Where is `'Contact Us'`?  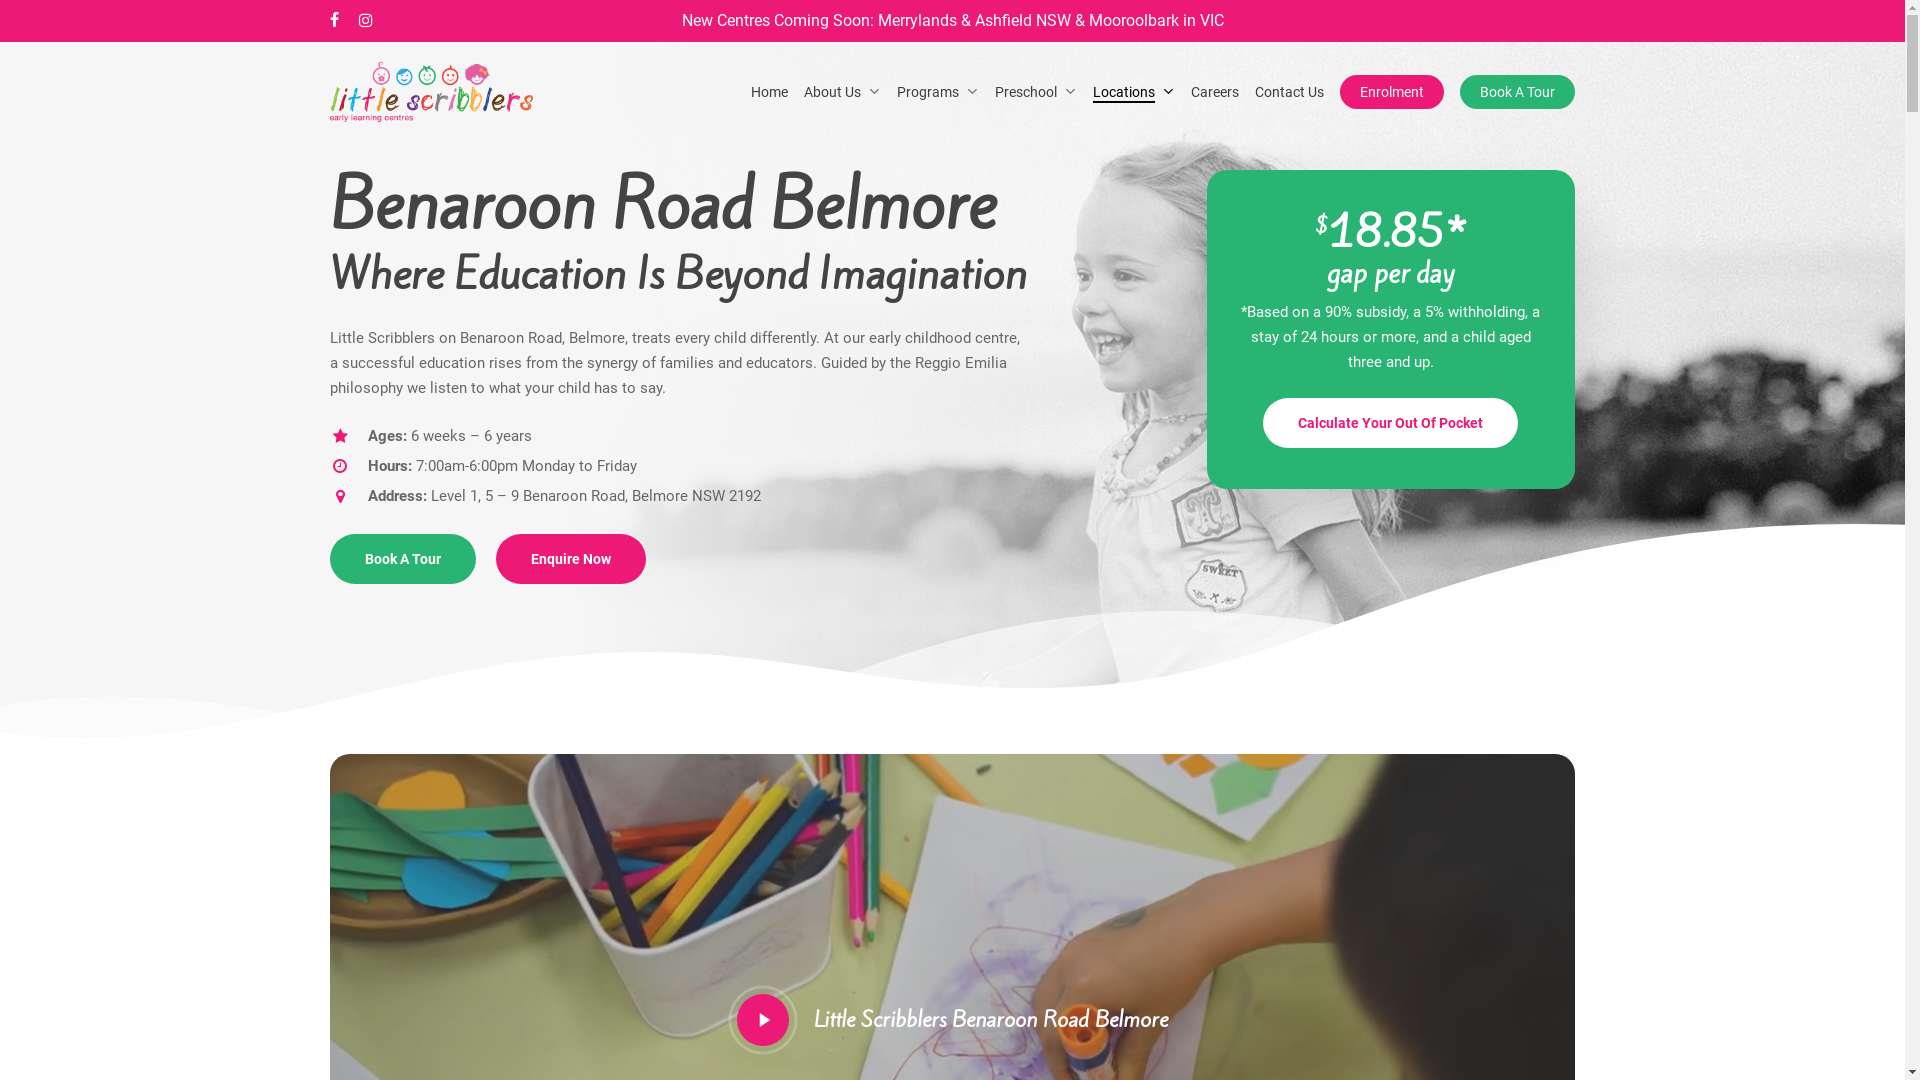 'Contact Us' is located at coordinates (1289, 92).